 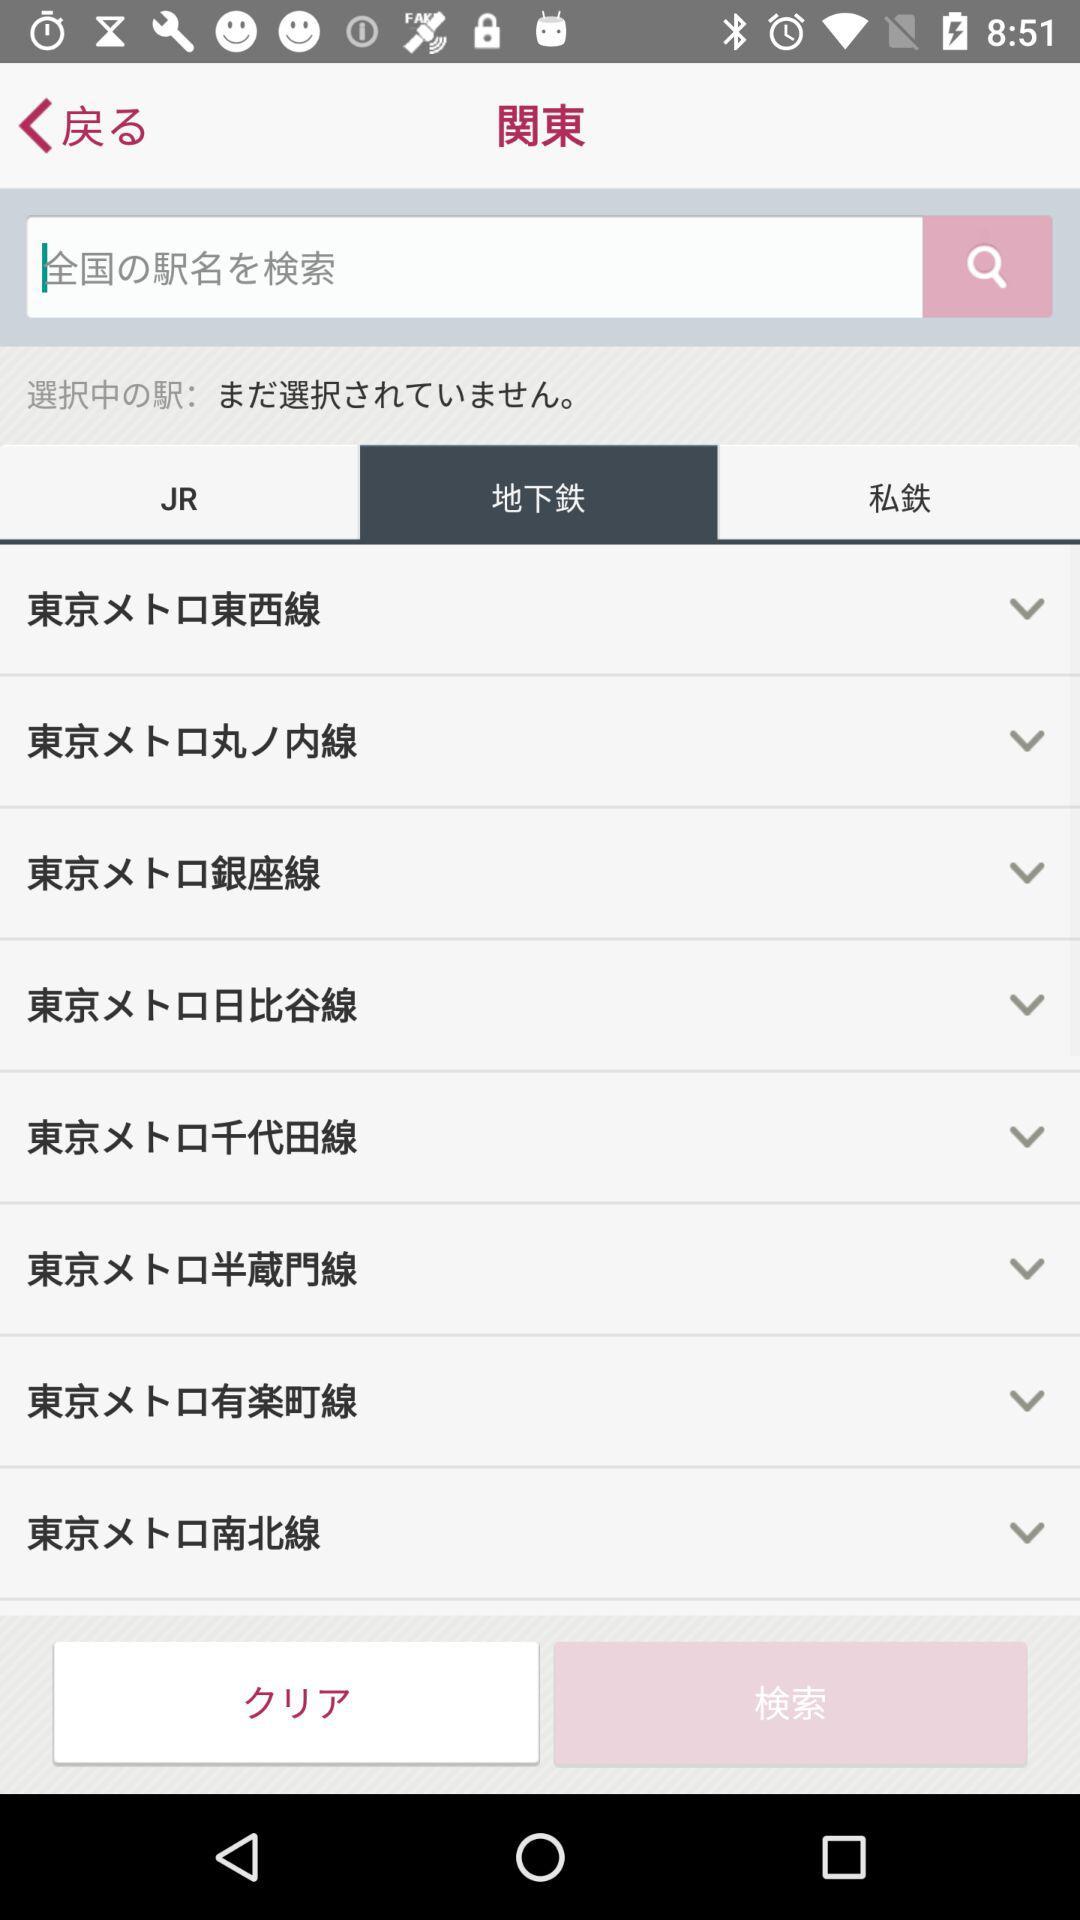 I want to click on the fourth drop down button from the top of the page, so click(x=1027, y=1005).